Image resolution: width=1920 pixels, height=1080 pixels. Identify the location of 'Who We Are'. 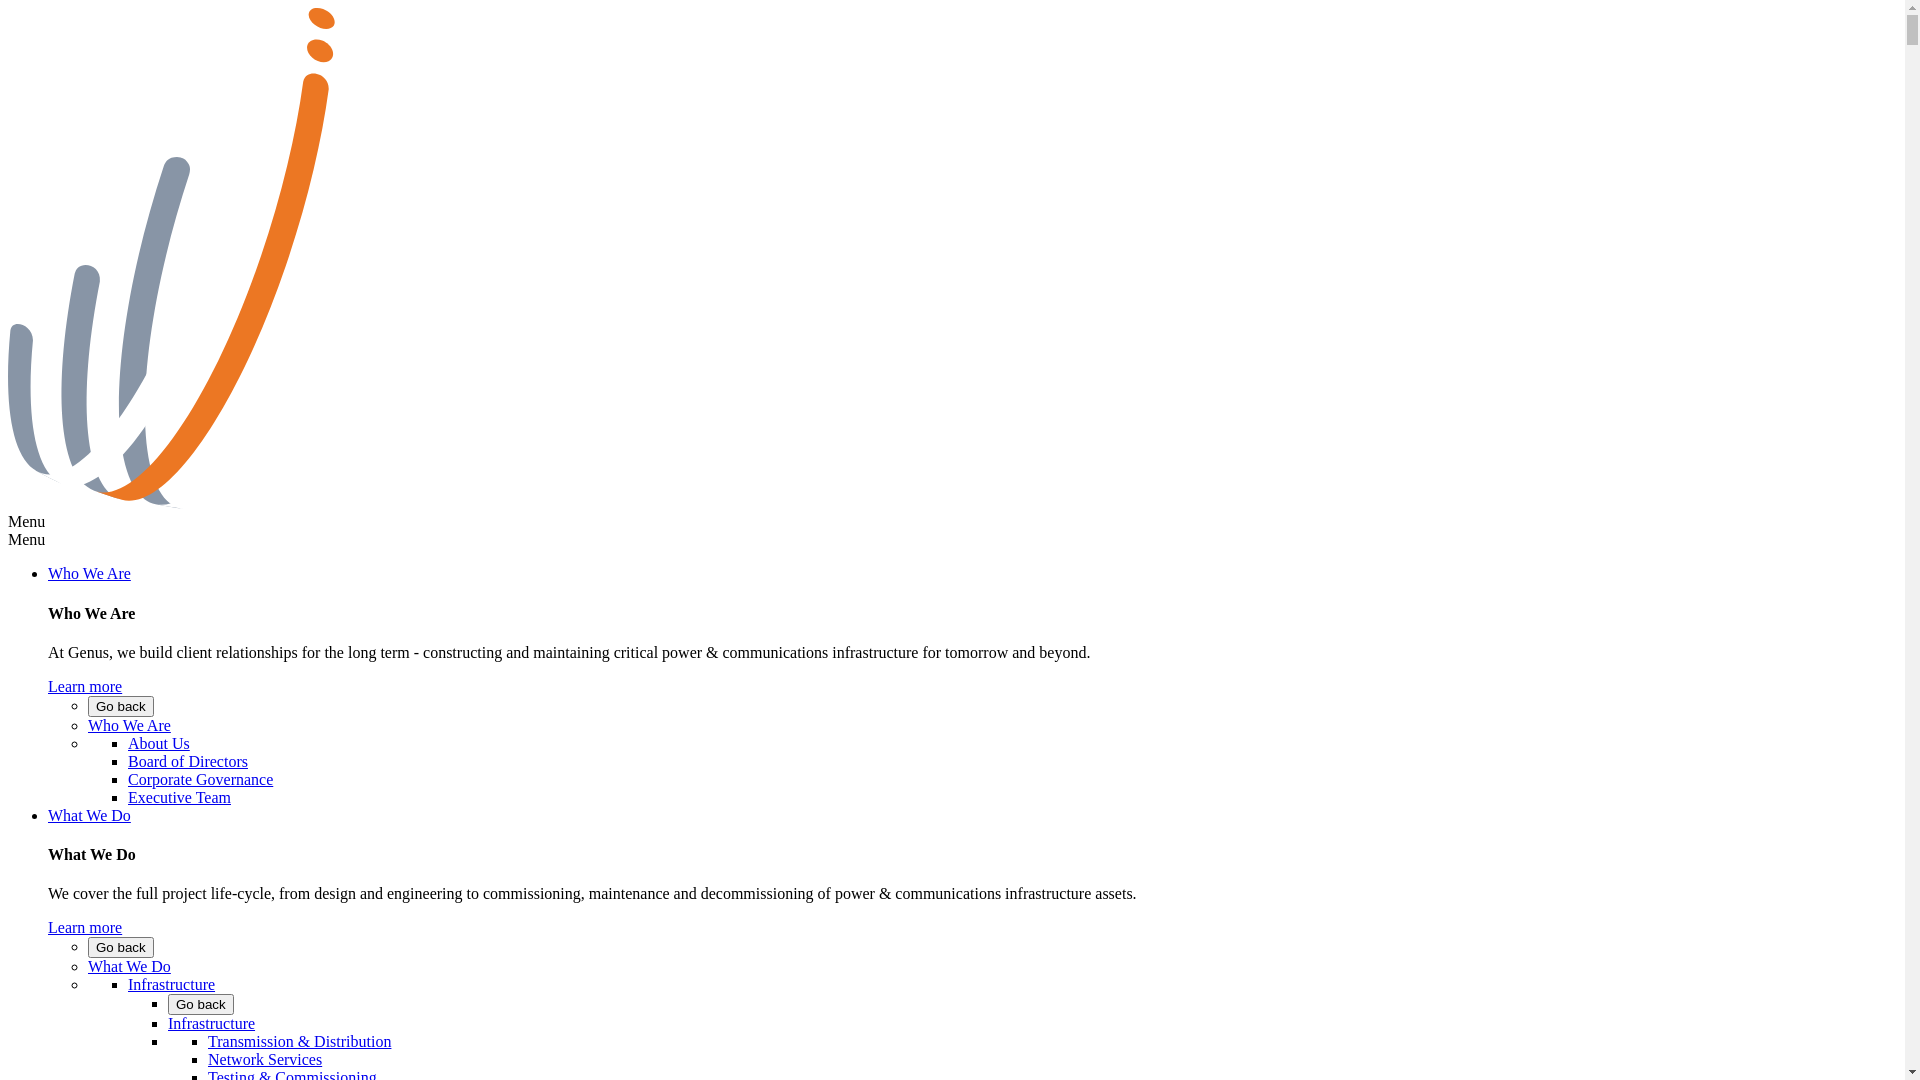
(88, 573).